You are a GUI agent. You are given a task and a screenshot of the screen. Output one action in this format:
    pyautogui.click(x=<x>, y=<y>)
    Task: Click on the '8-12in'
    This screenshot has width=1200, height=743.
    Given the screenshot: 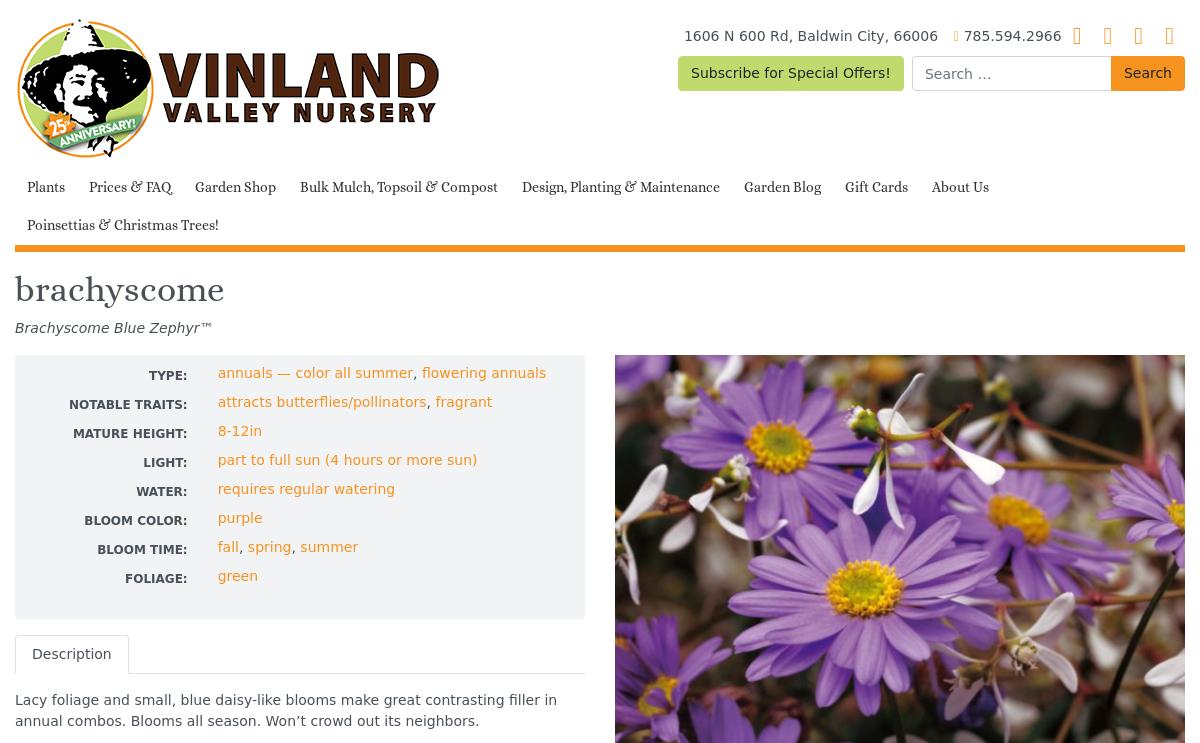 What is the action you would take?
    pyautogui.click(x=238, y=429)
    